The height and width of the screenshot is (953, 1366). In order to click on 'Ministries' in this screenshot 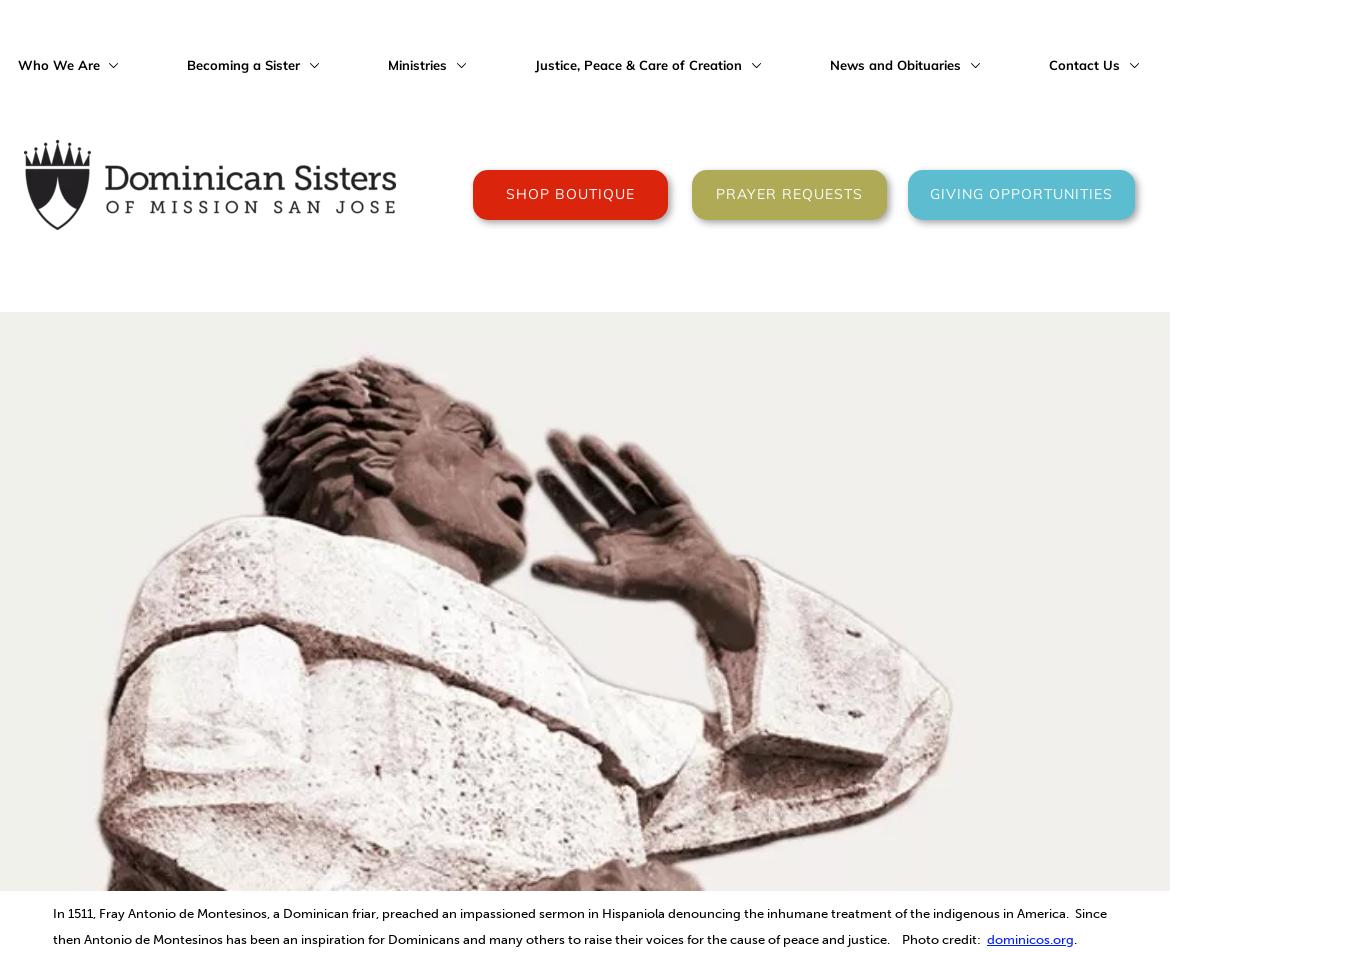, I will do `click(418, 63)`.